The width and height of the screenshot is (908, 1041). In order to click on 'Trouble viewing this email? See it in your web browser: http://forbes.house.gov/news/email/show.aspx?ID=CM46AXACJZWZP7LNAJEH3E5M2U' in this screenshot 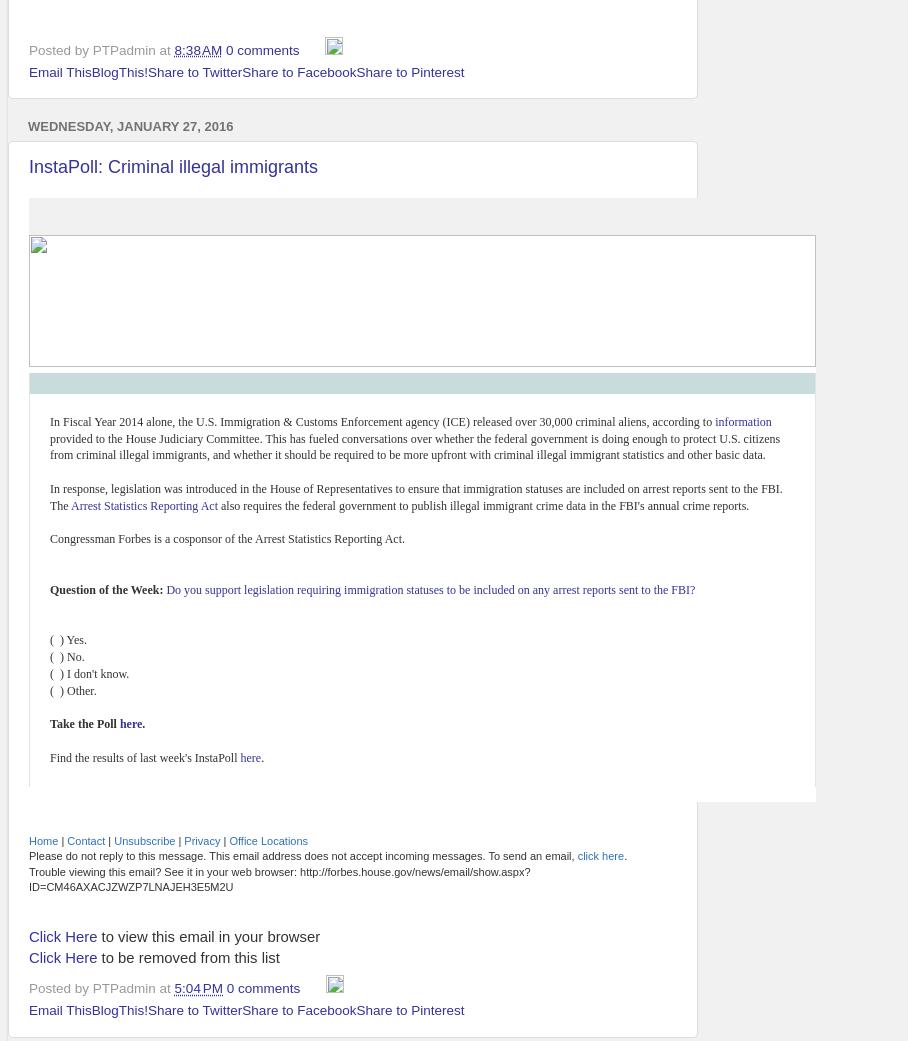, I will do `click(279, 877)`.